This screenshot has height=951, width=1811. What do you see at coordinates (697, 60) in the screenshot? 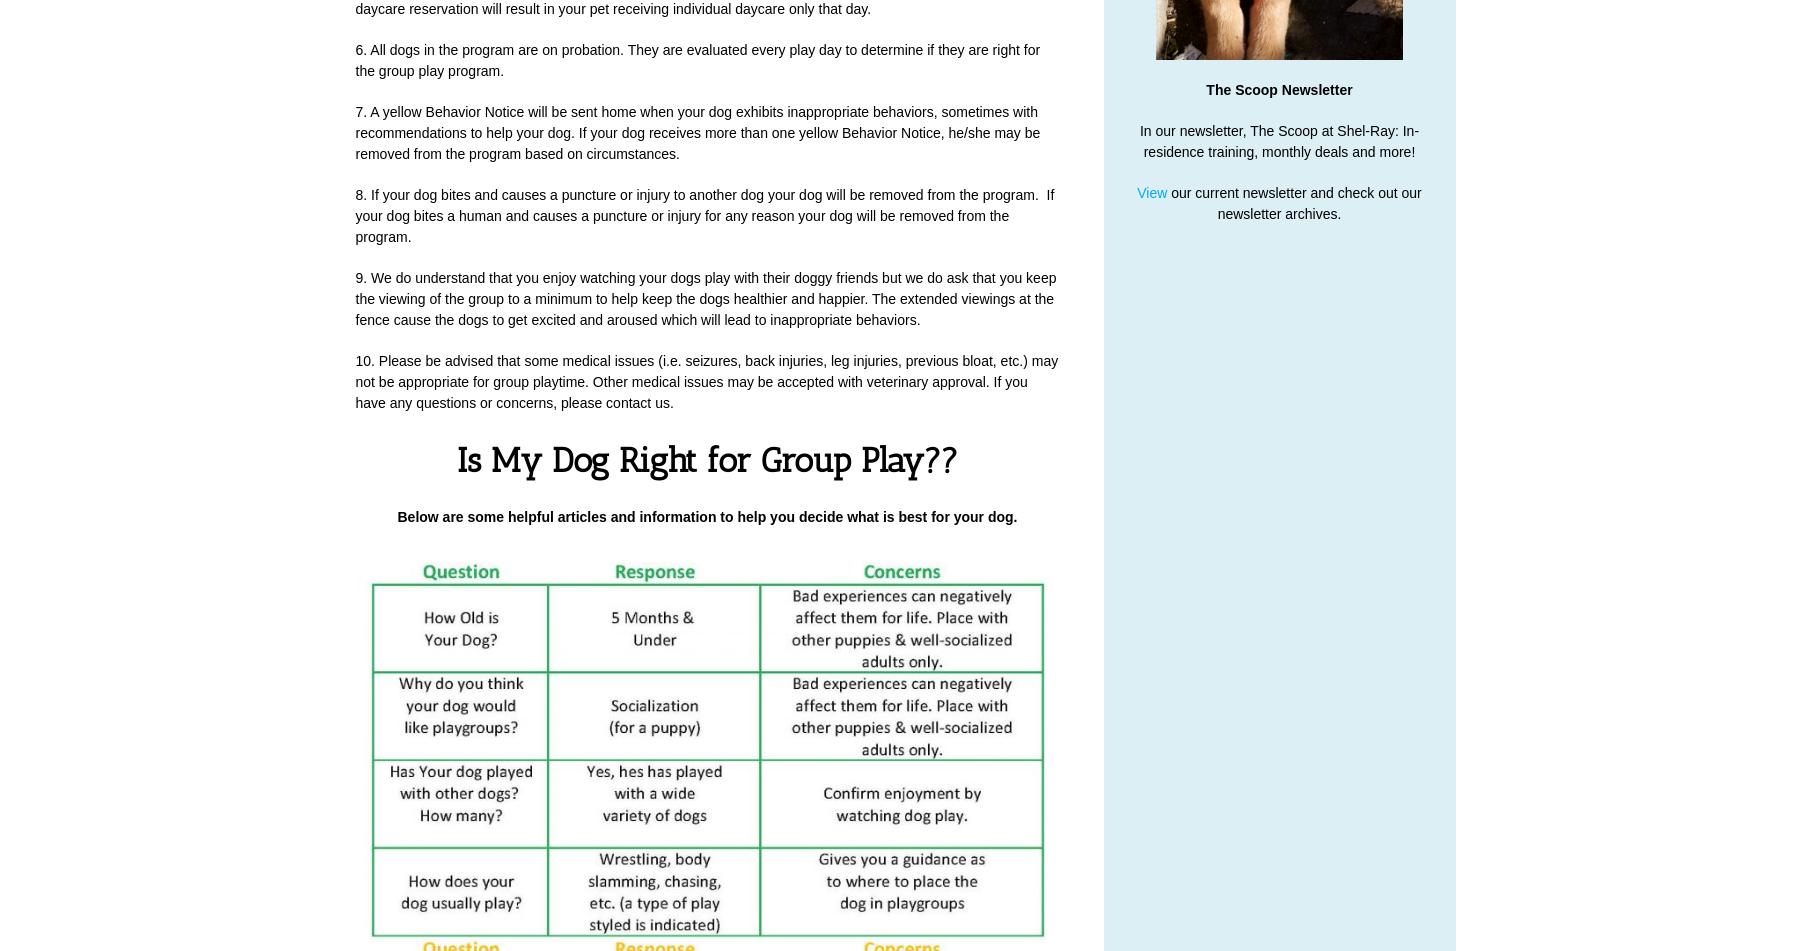
I see `'6. All dogs in the program are on probation. They are evaluated every play day to determine if they are right for the group play program.'` at bounding box center [697, 60].